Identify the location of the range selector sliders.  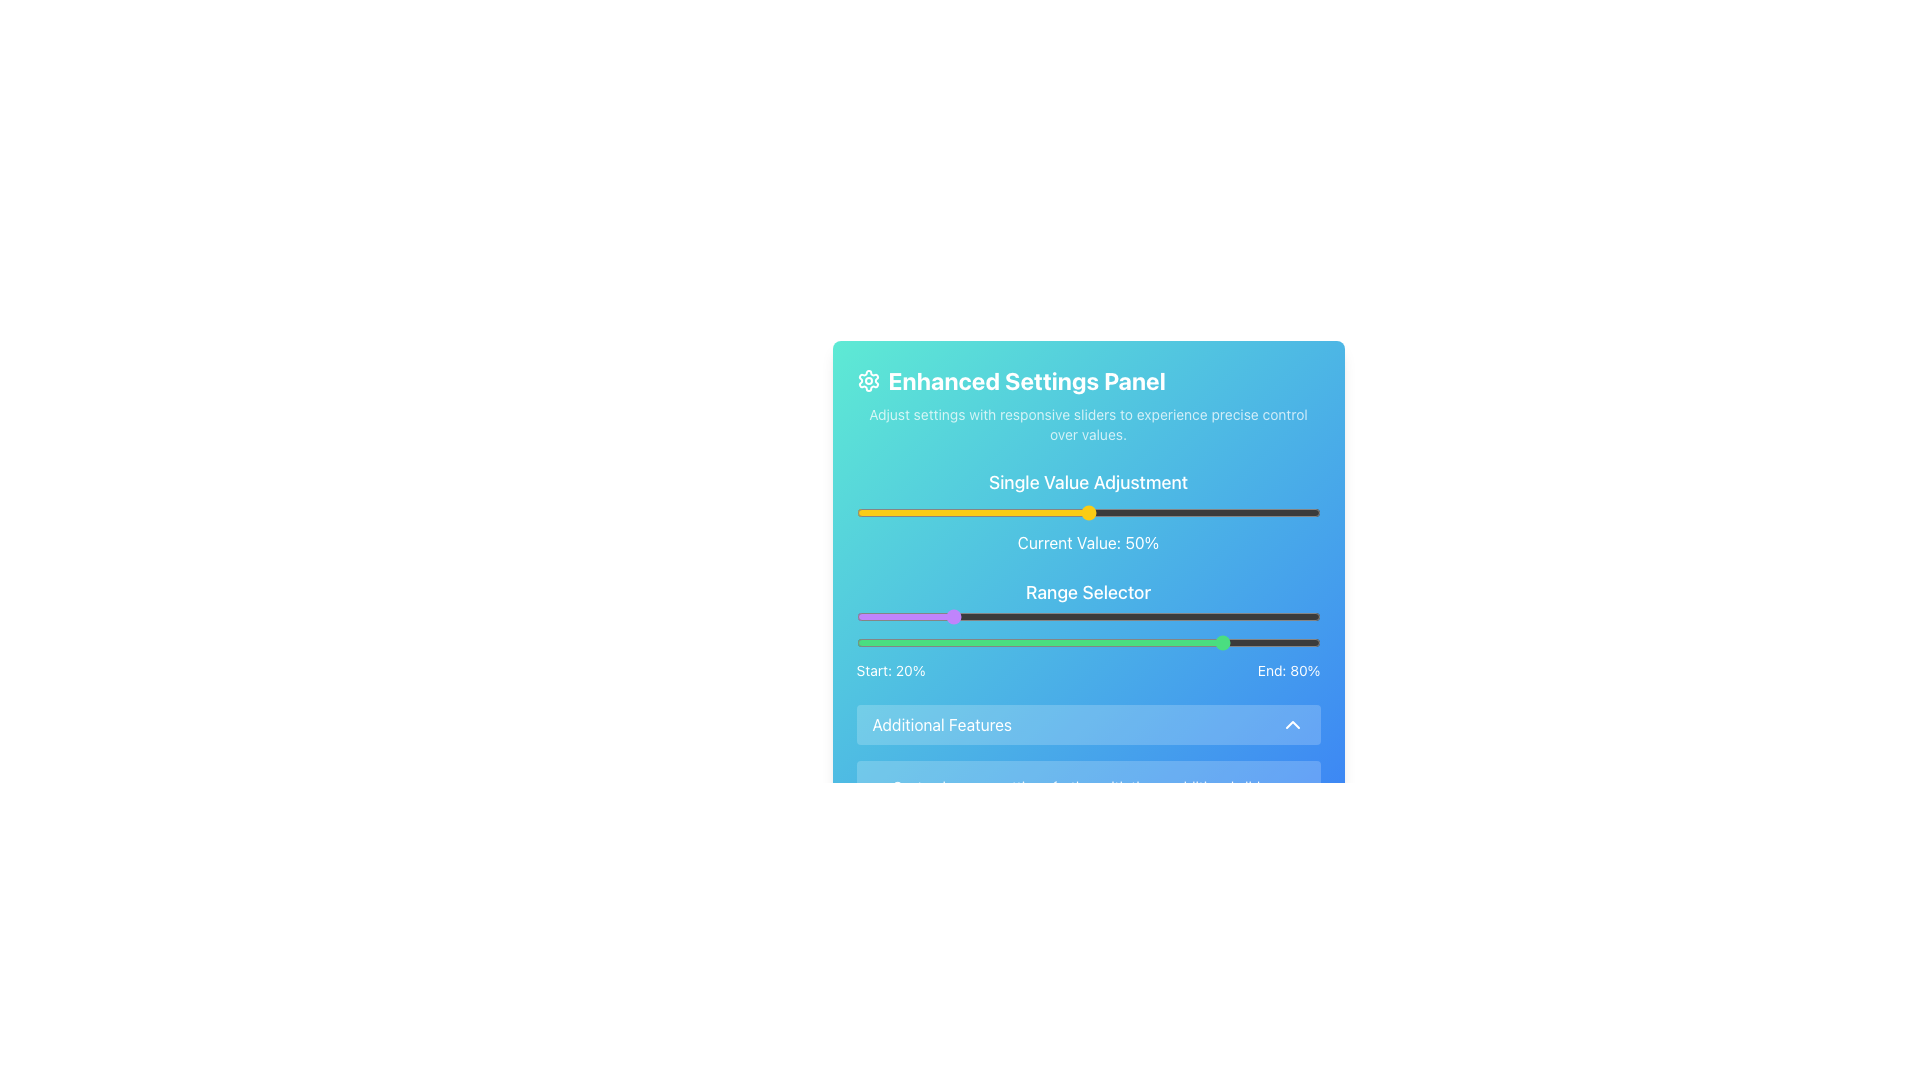
(1000, 616).